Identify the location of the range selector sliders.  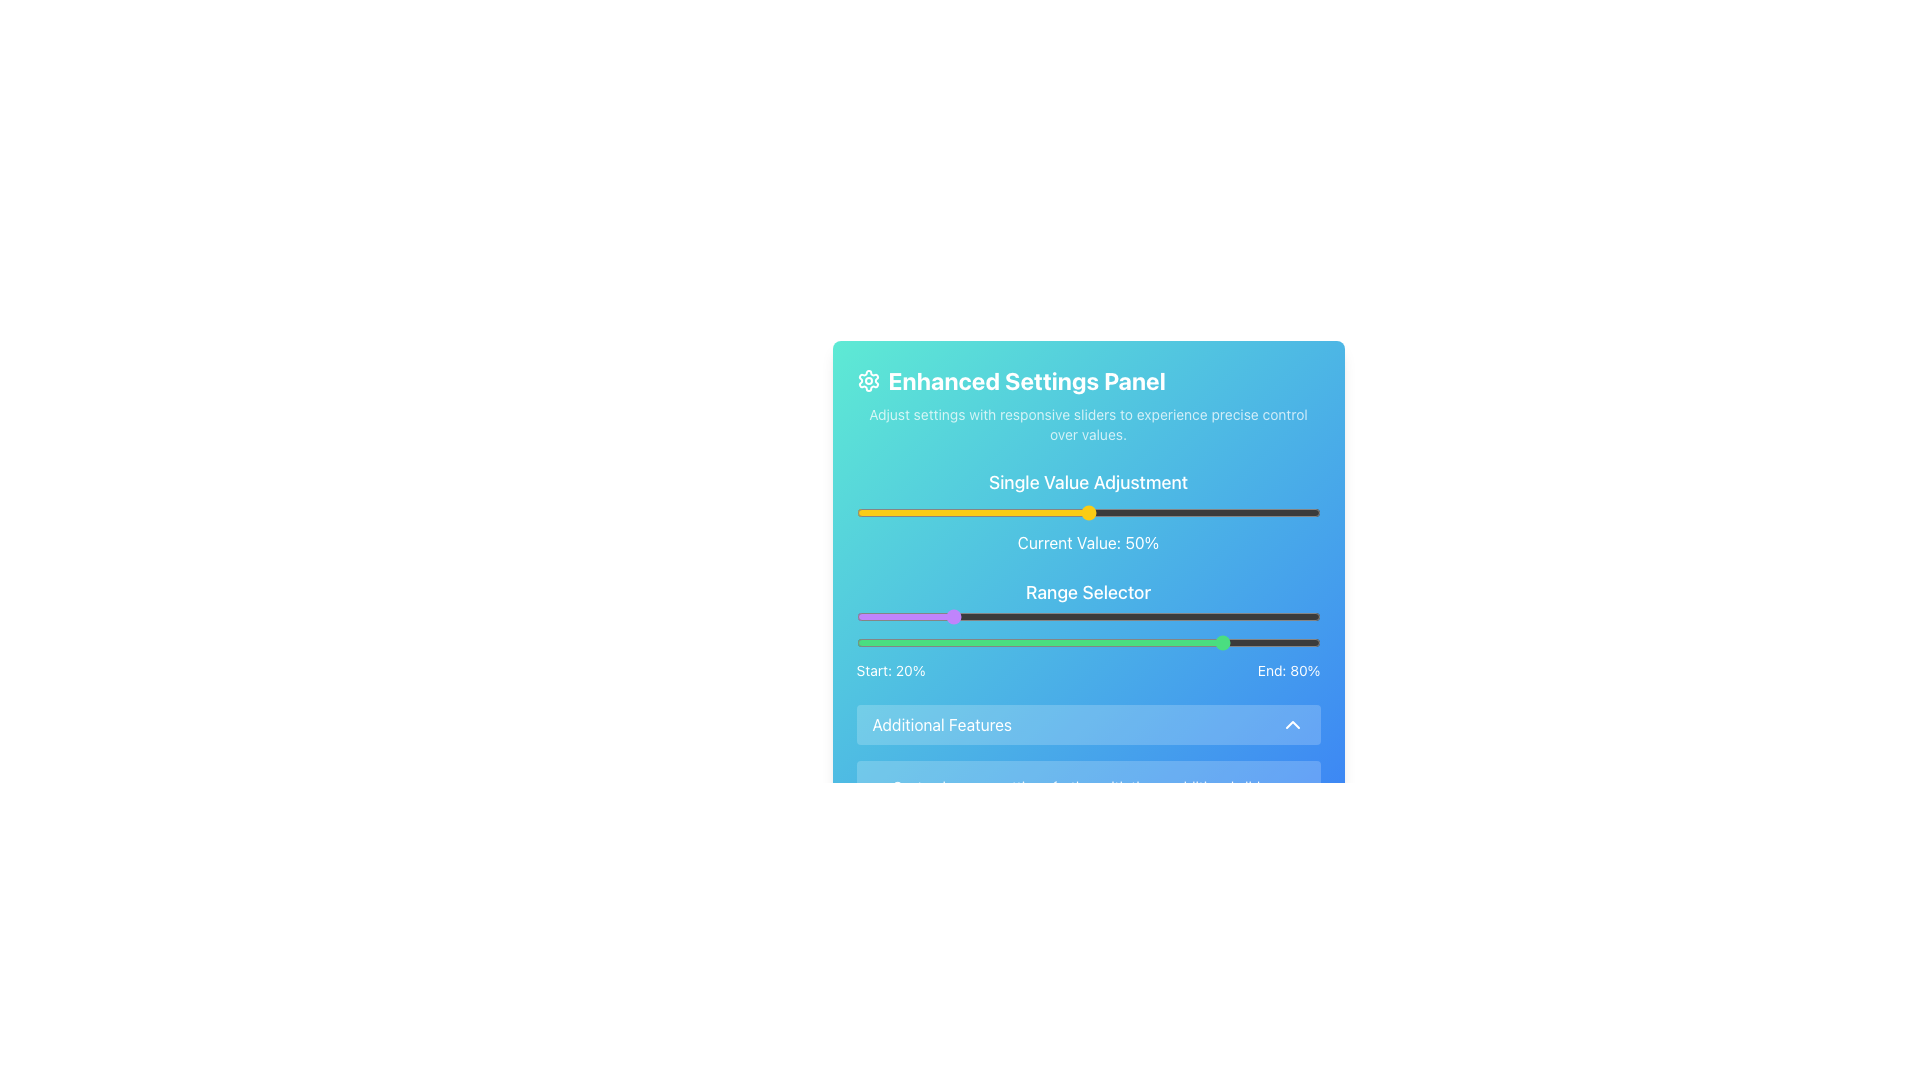
(1000, 616).